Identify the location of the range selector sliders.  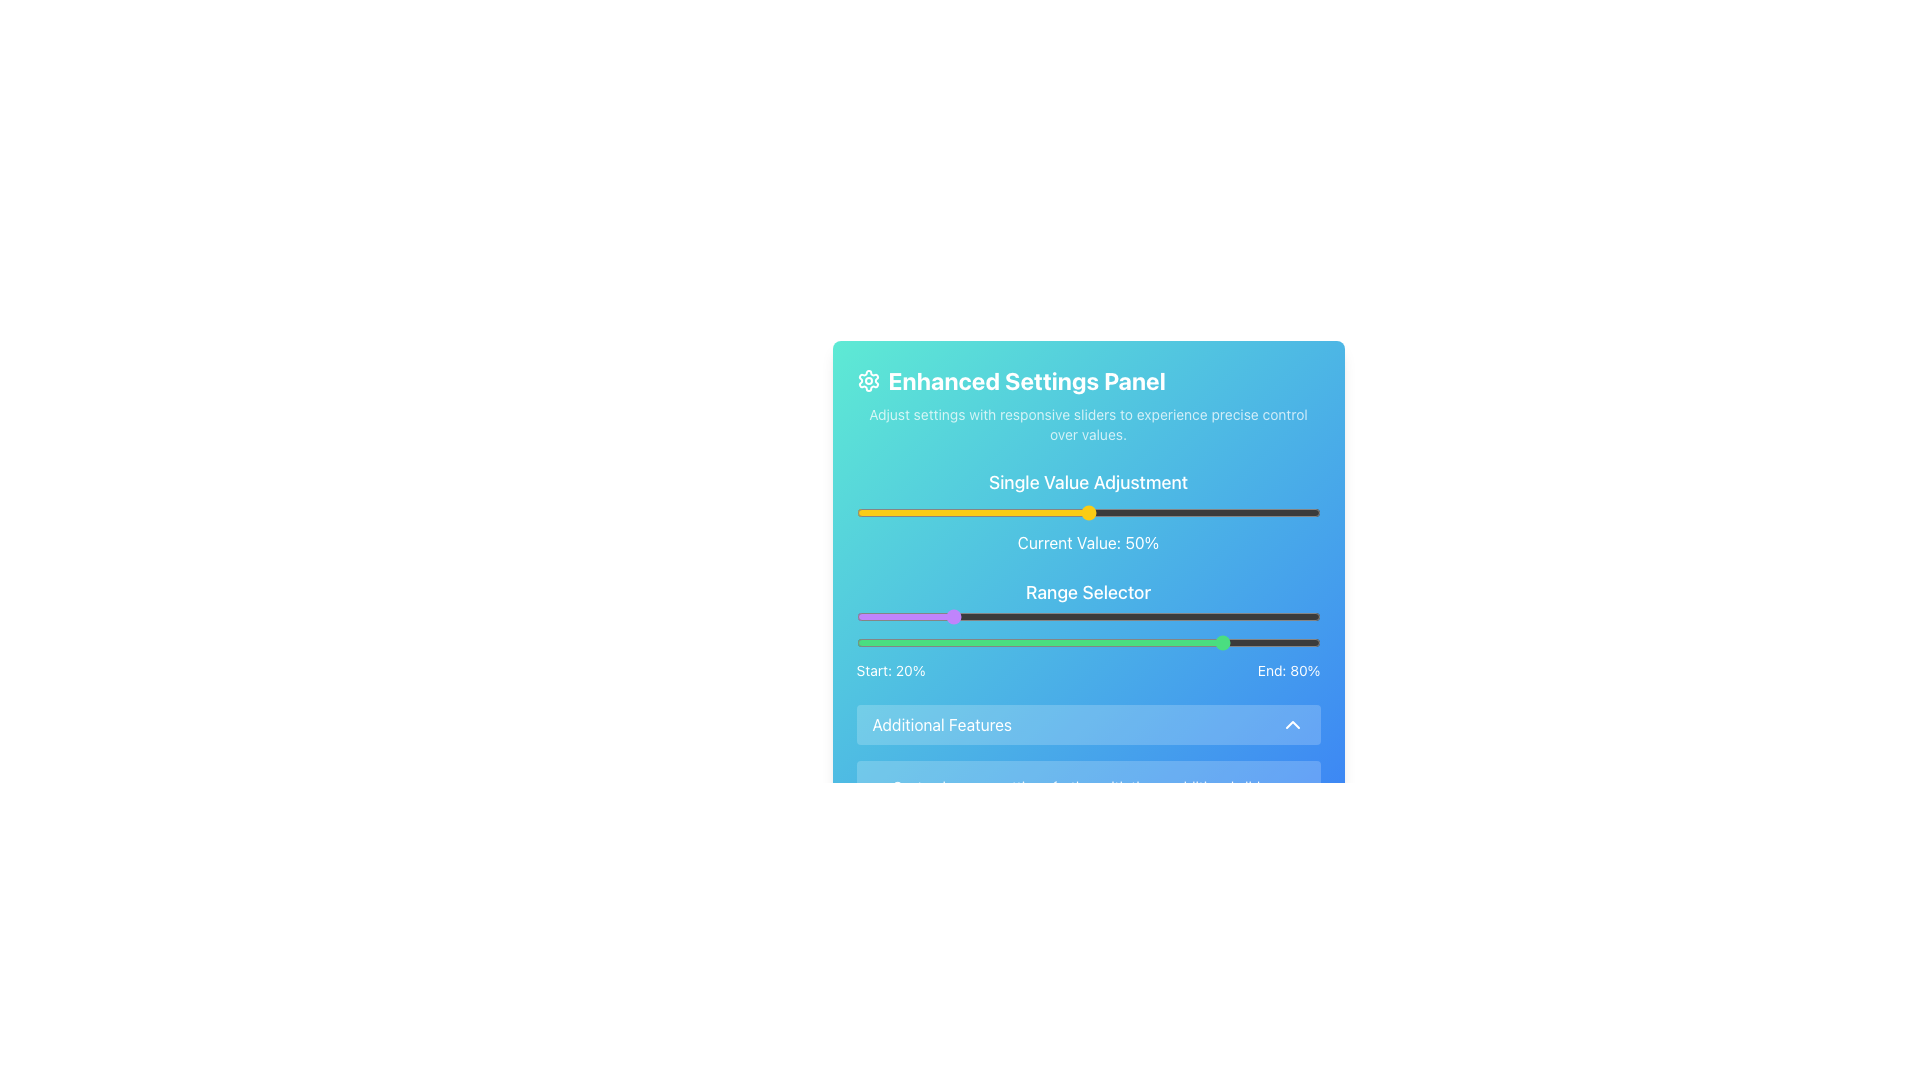
(1000, 616).